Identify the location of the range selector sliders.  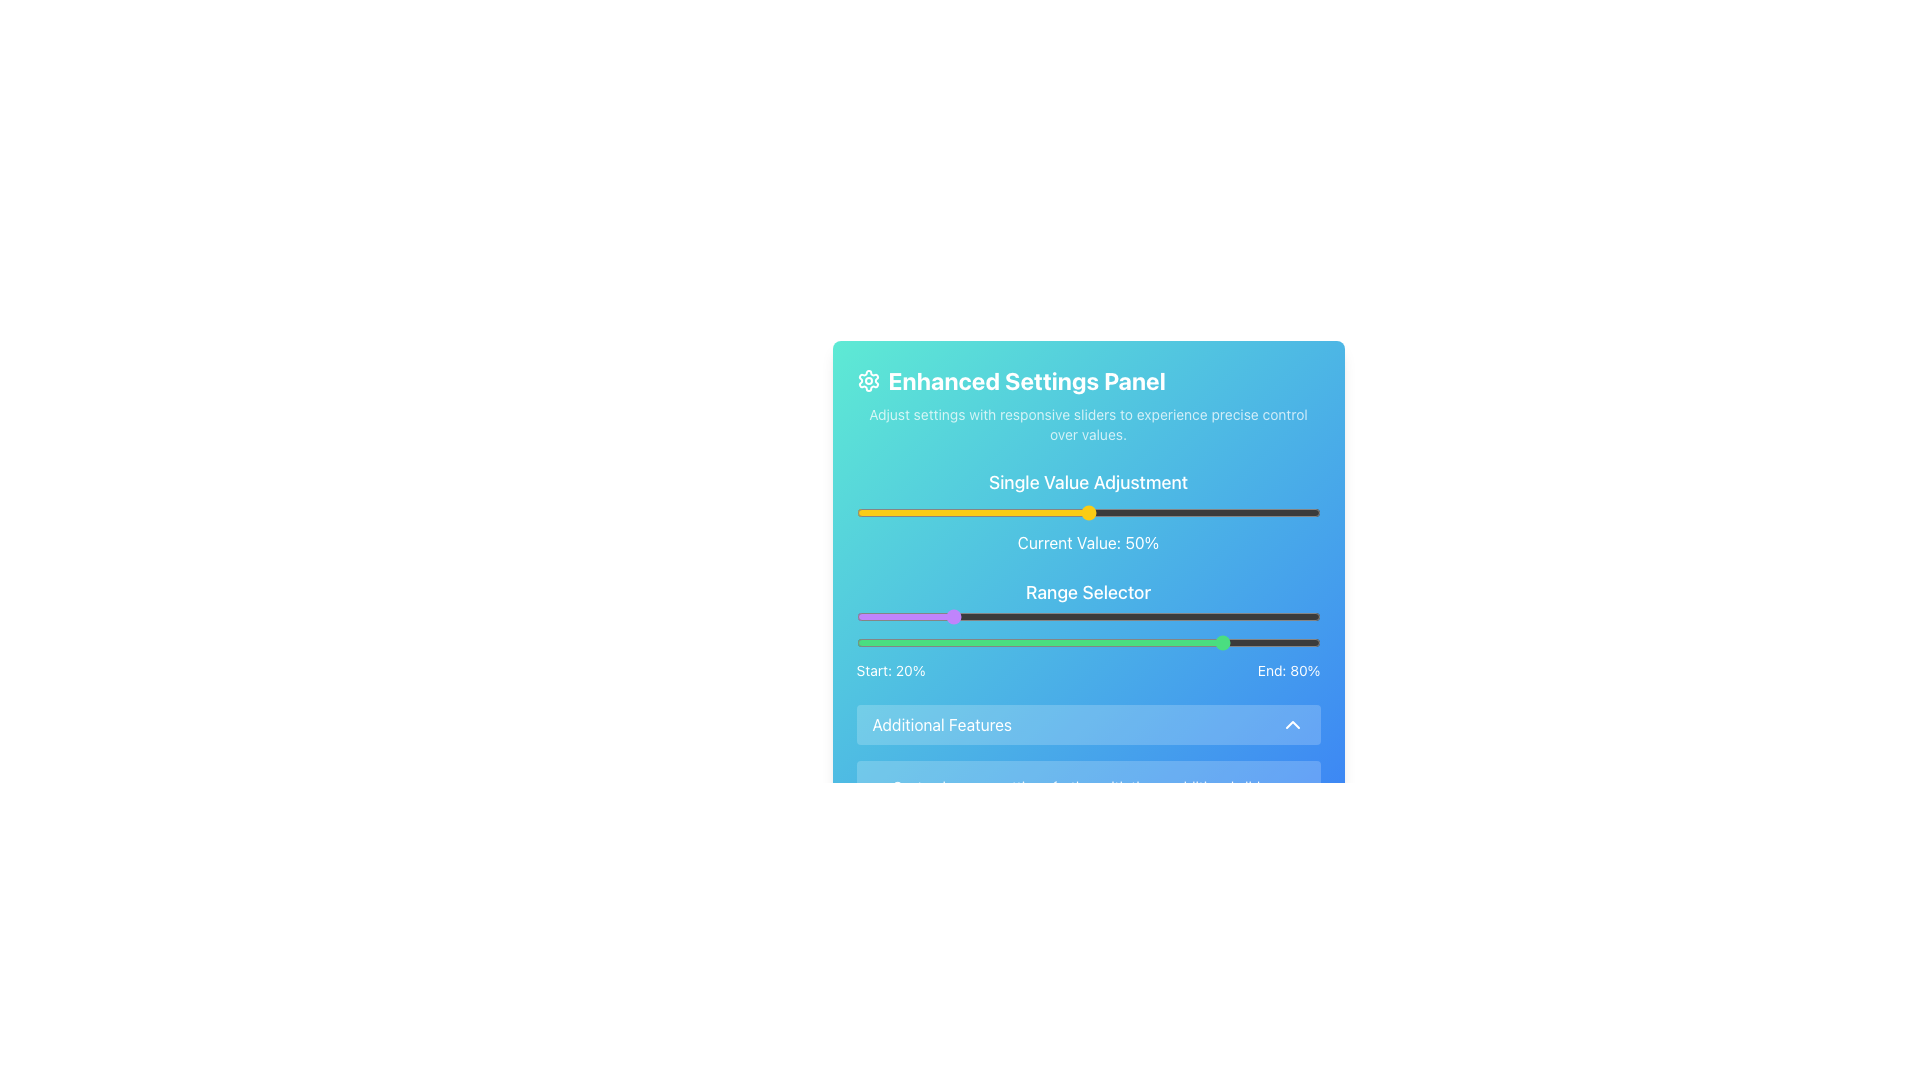
(1000, 616).